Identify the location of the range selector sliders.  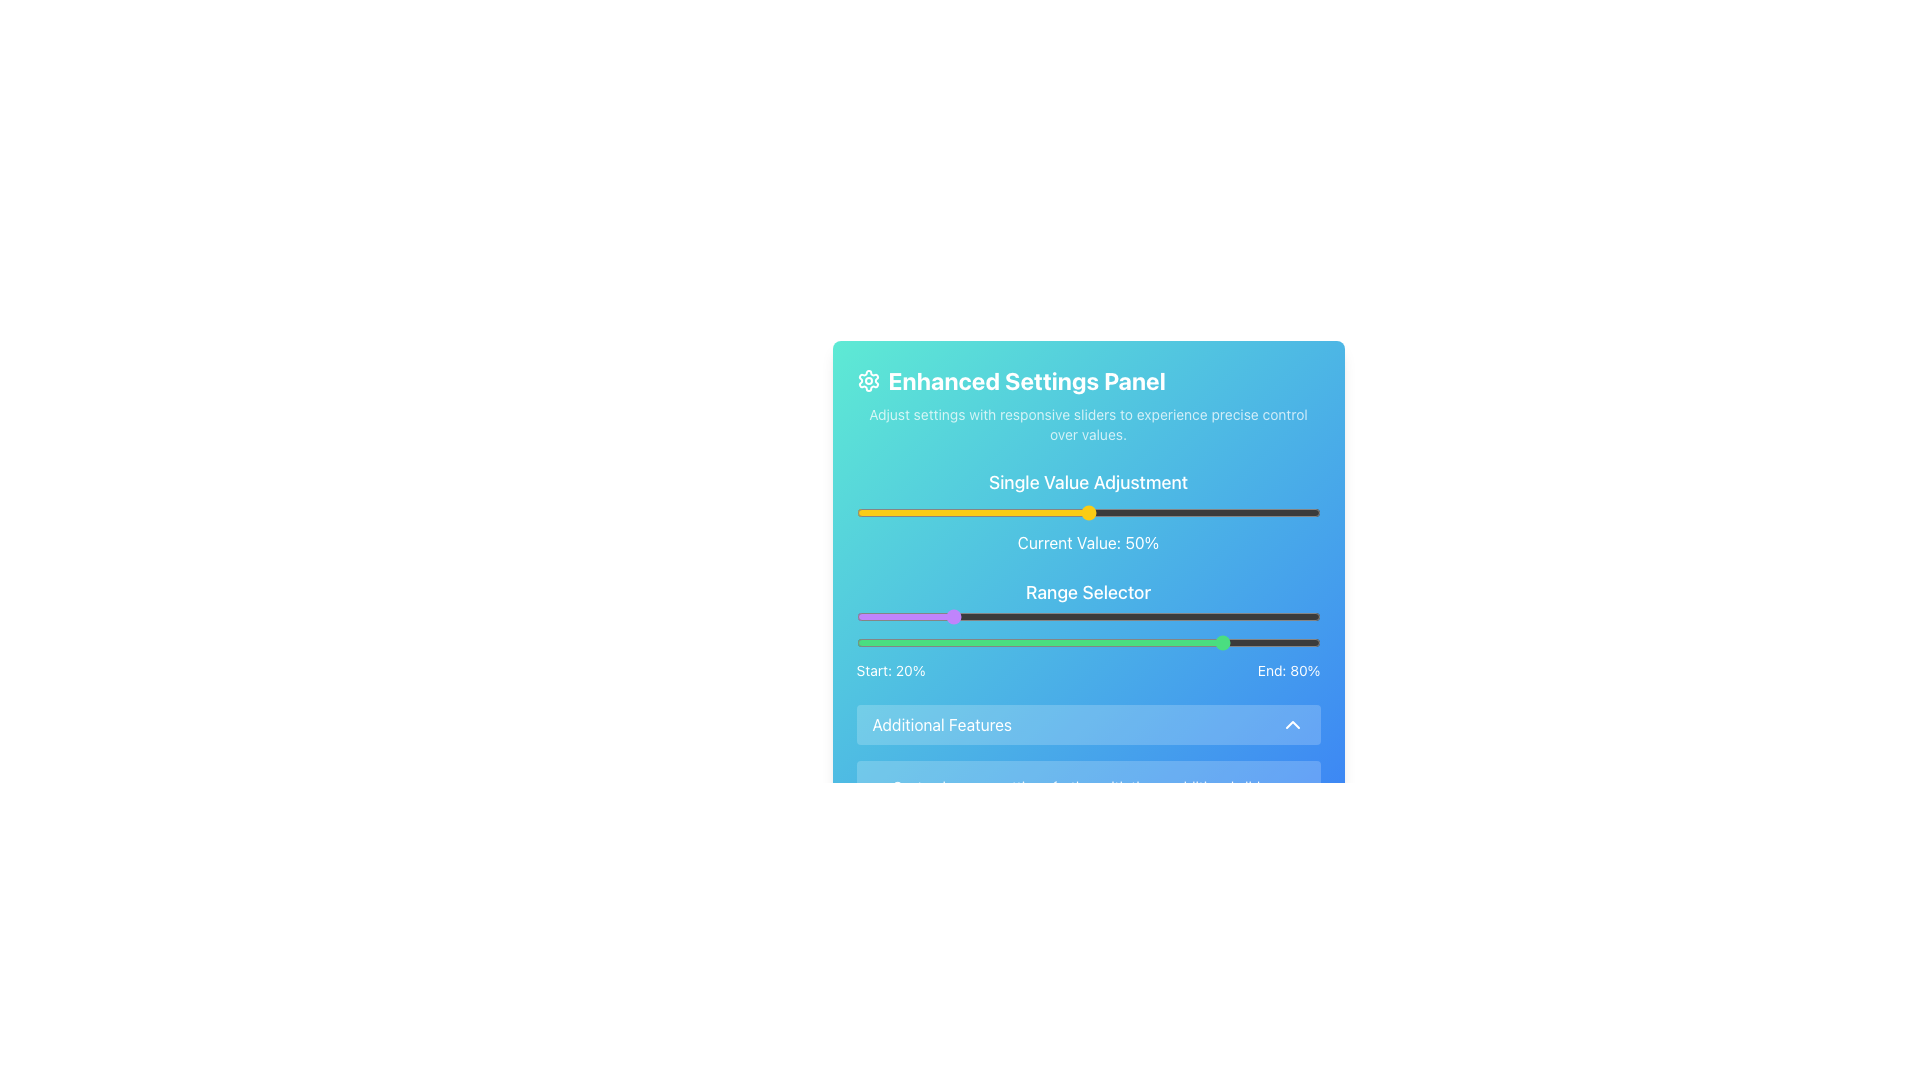
(1000, 616).